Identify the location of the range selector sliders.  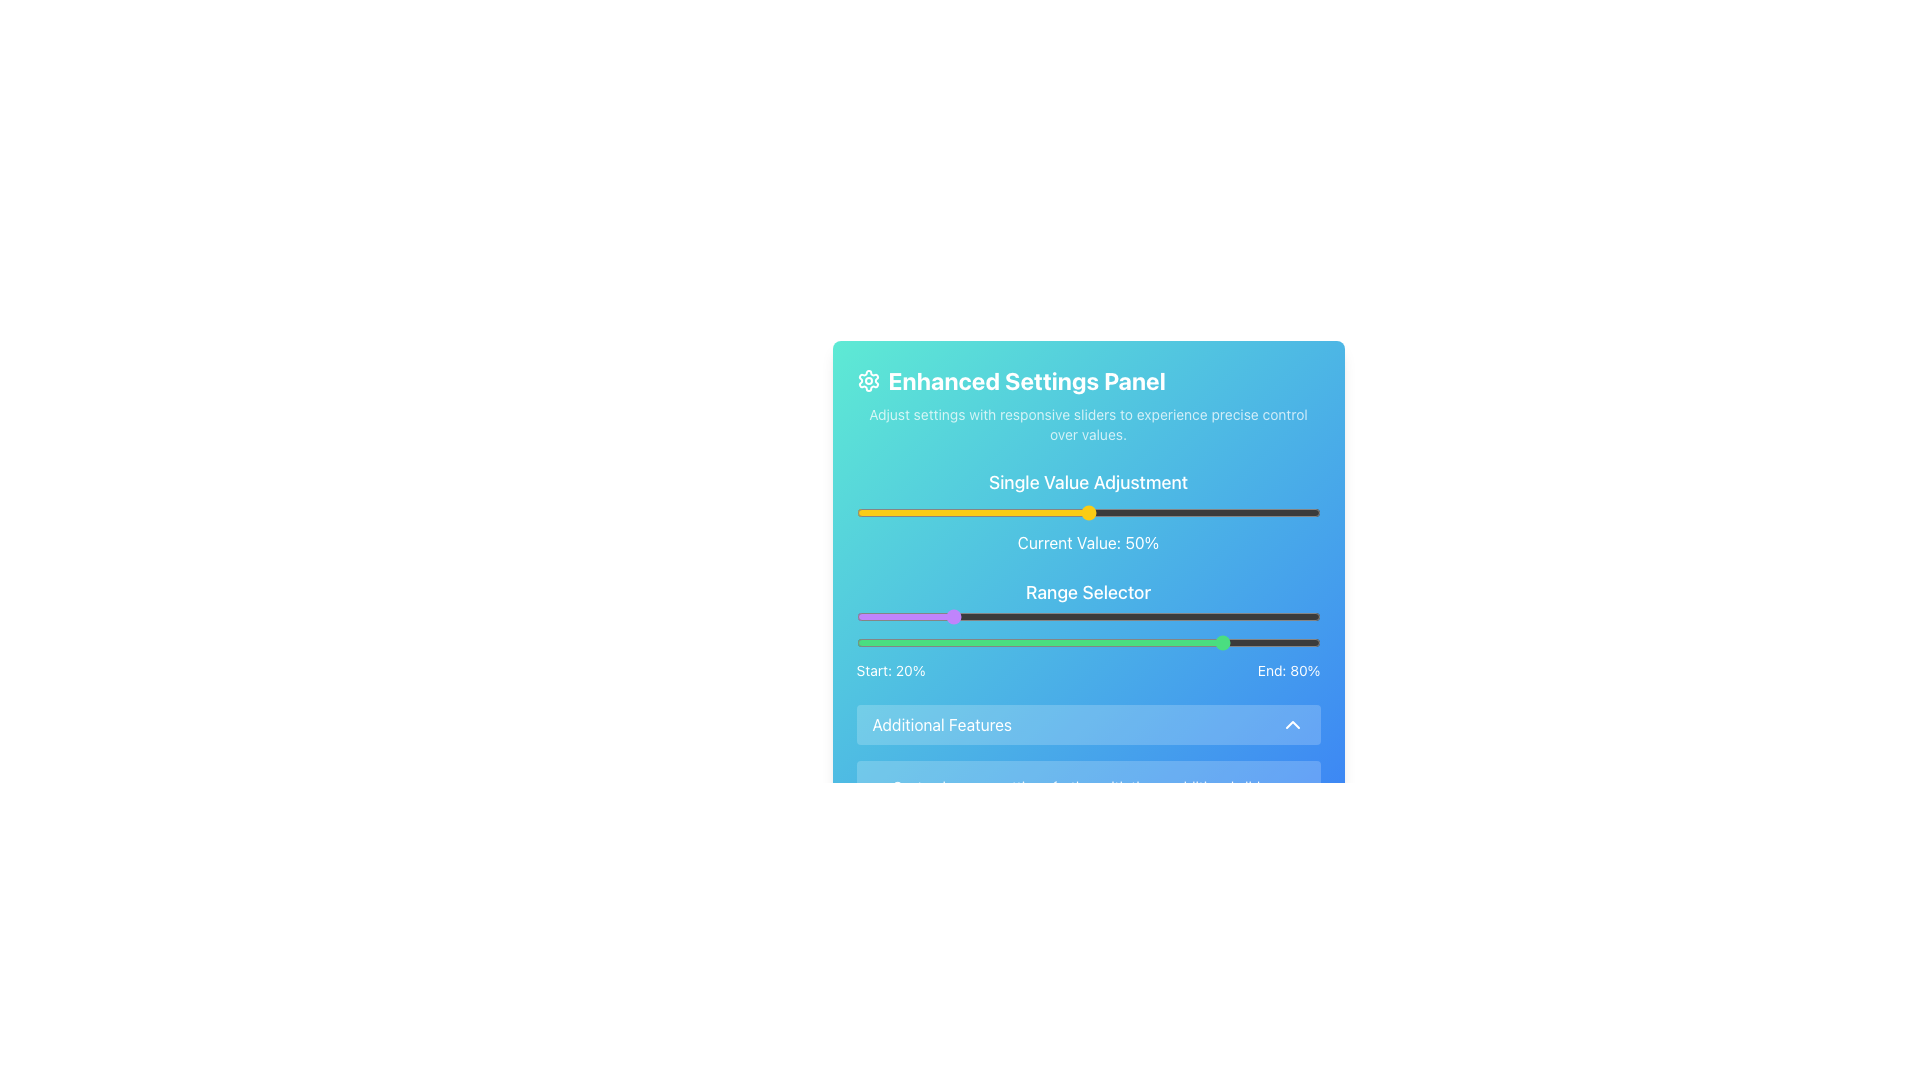
(1000, 616).